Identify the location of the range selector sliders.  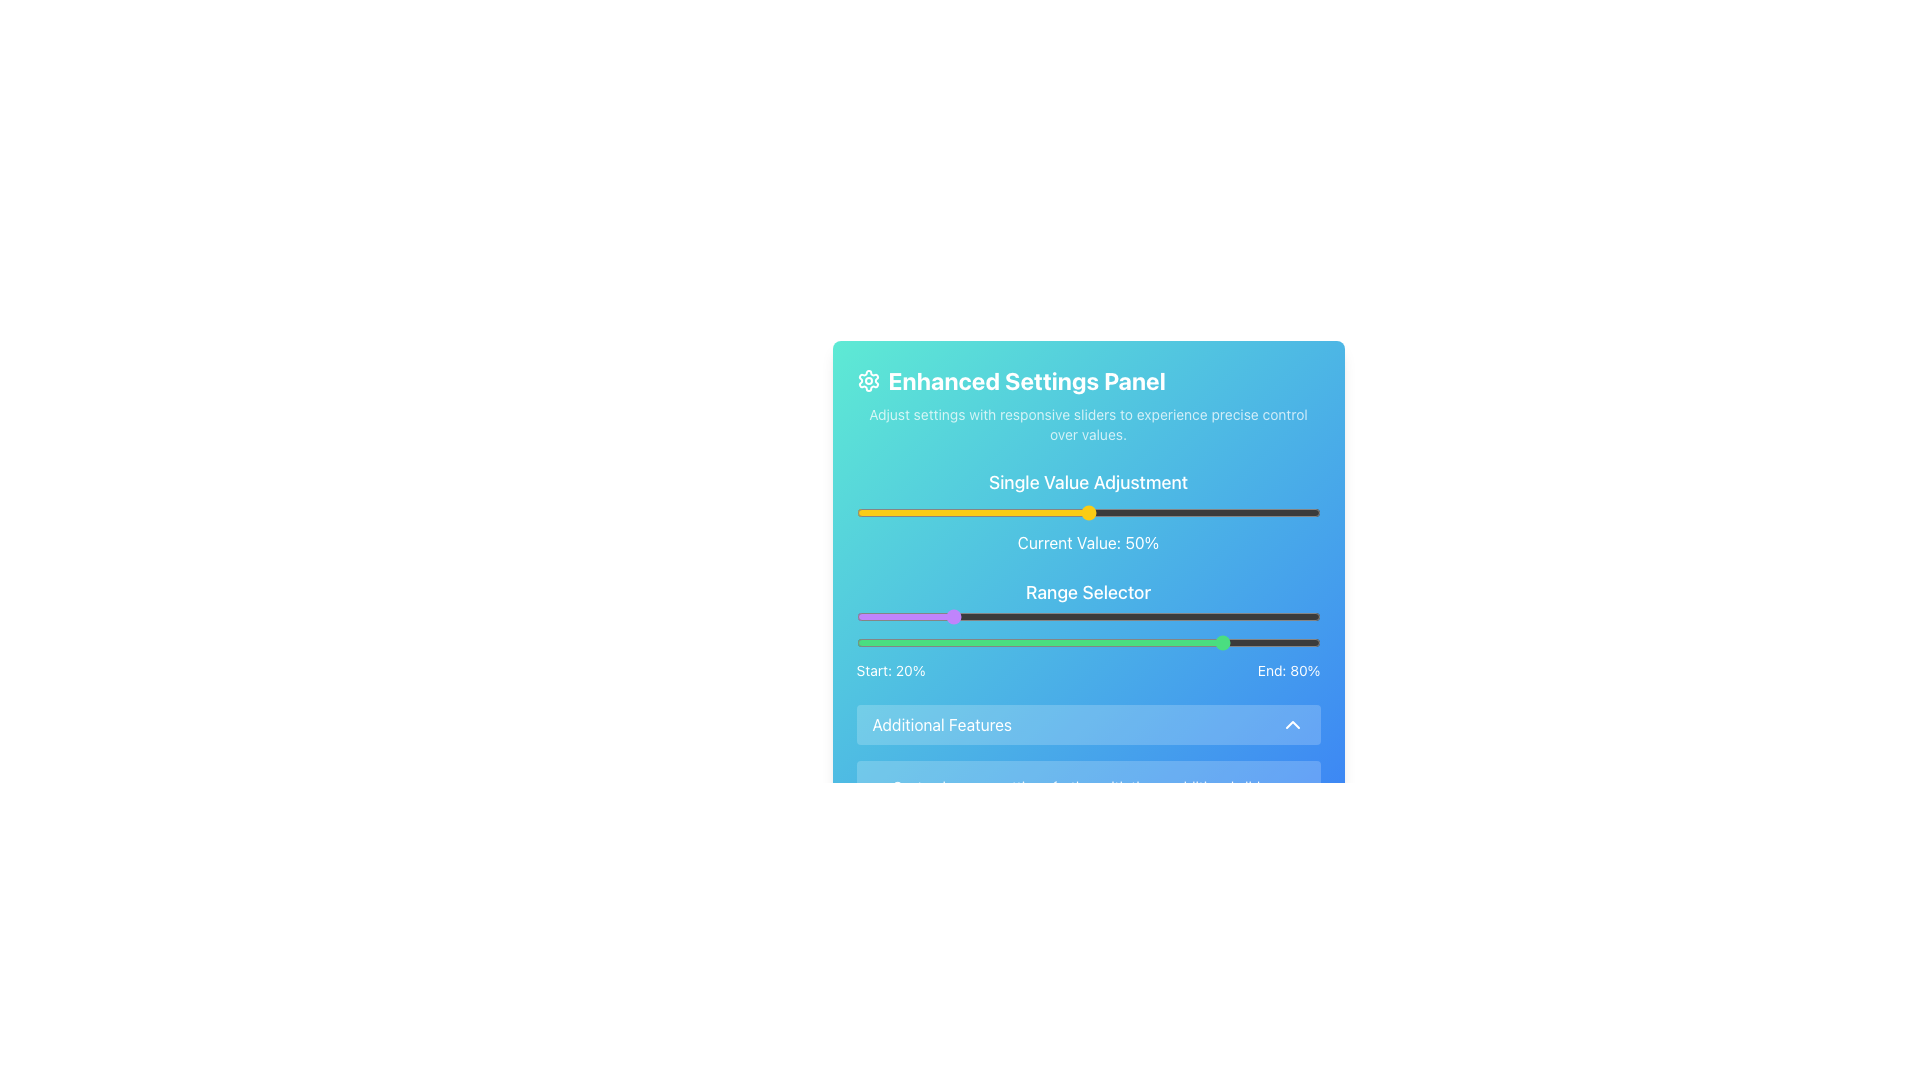
(1000, 616).